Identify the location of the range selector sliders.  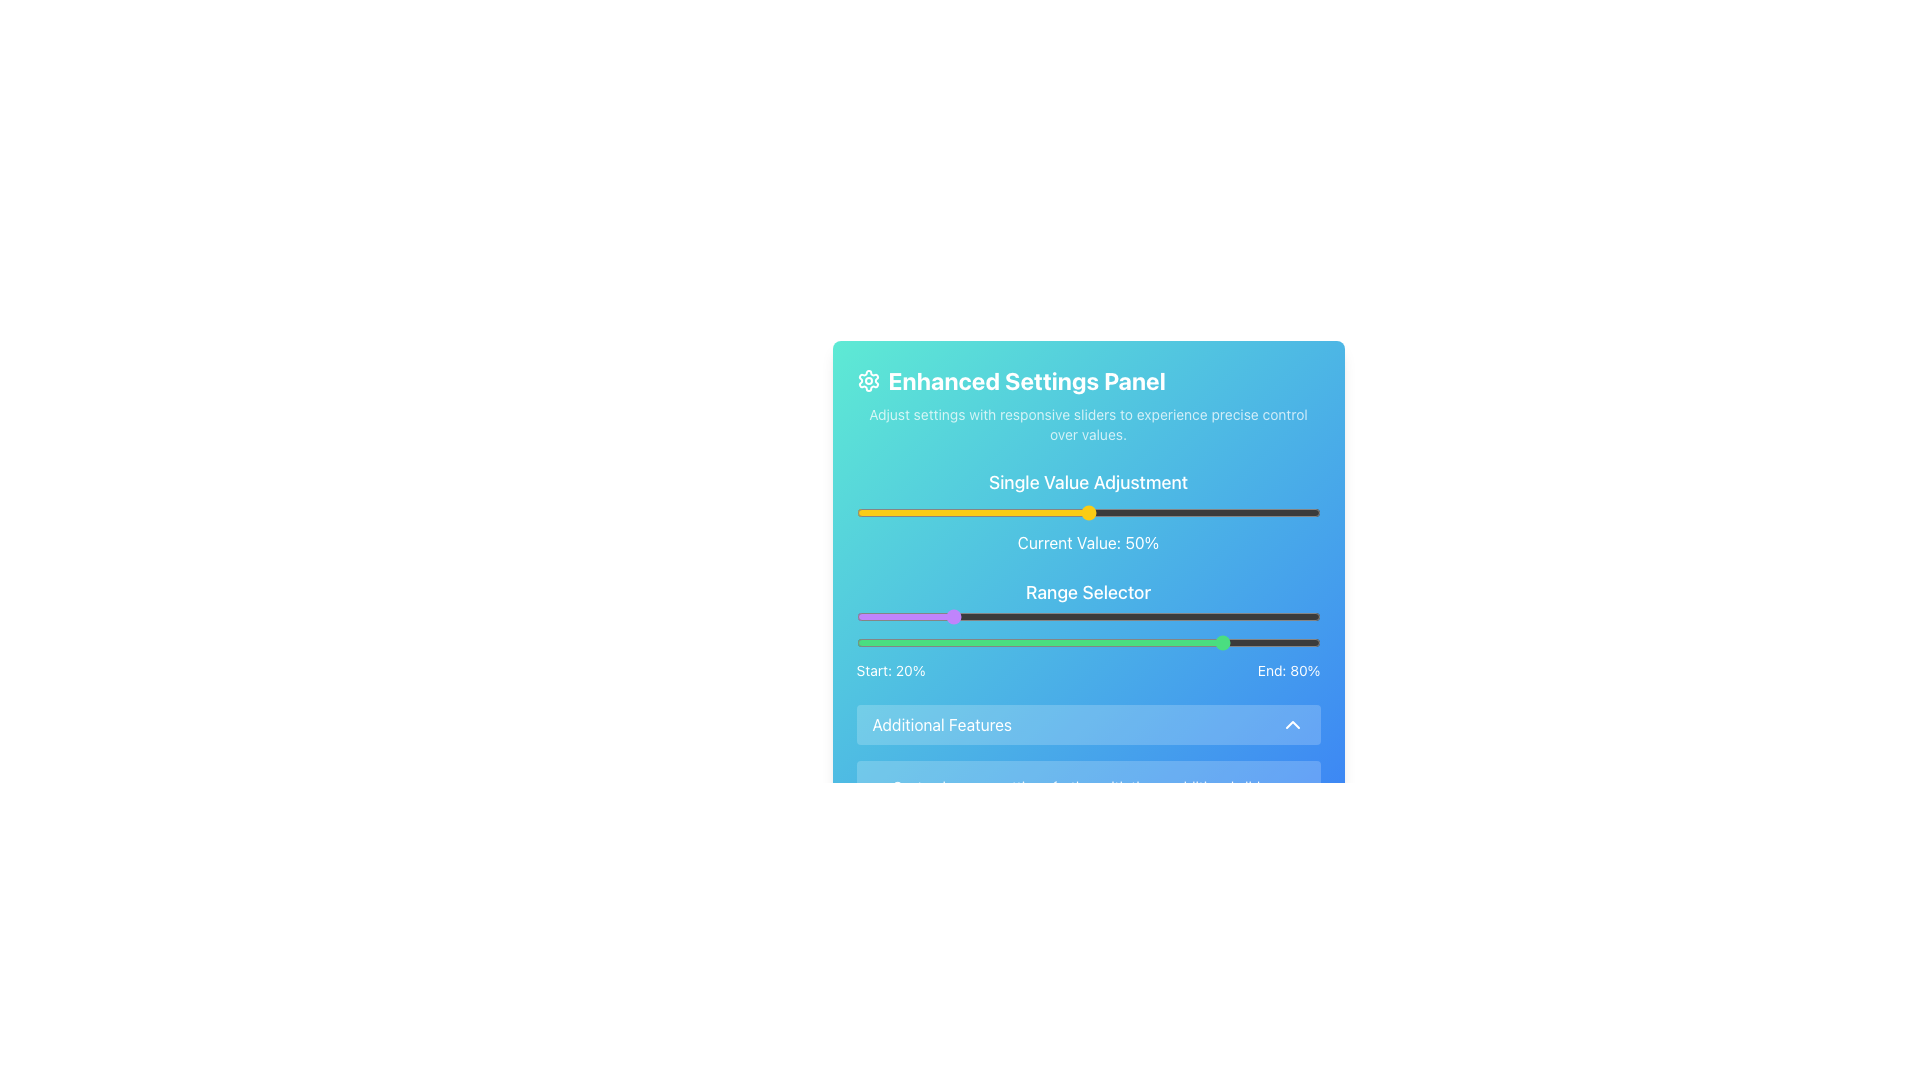
(1000, 616).